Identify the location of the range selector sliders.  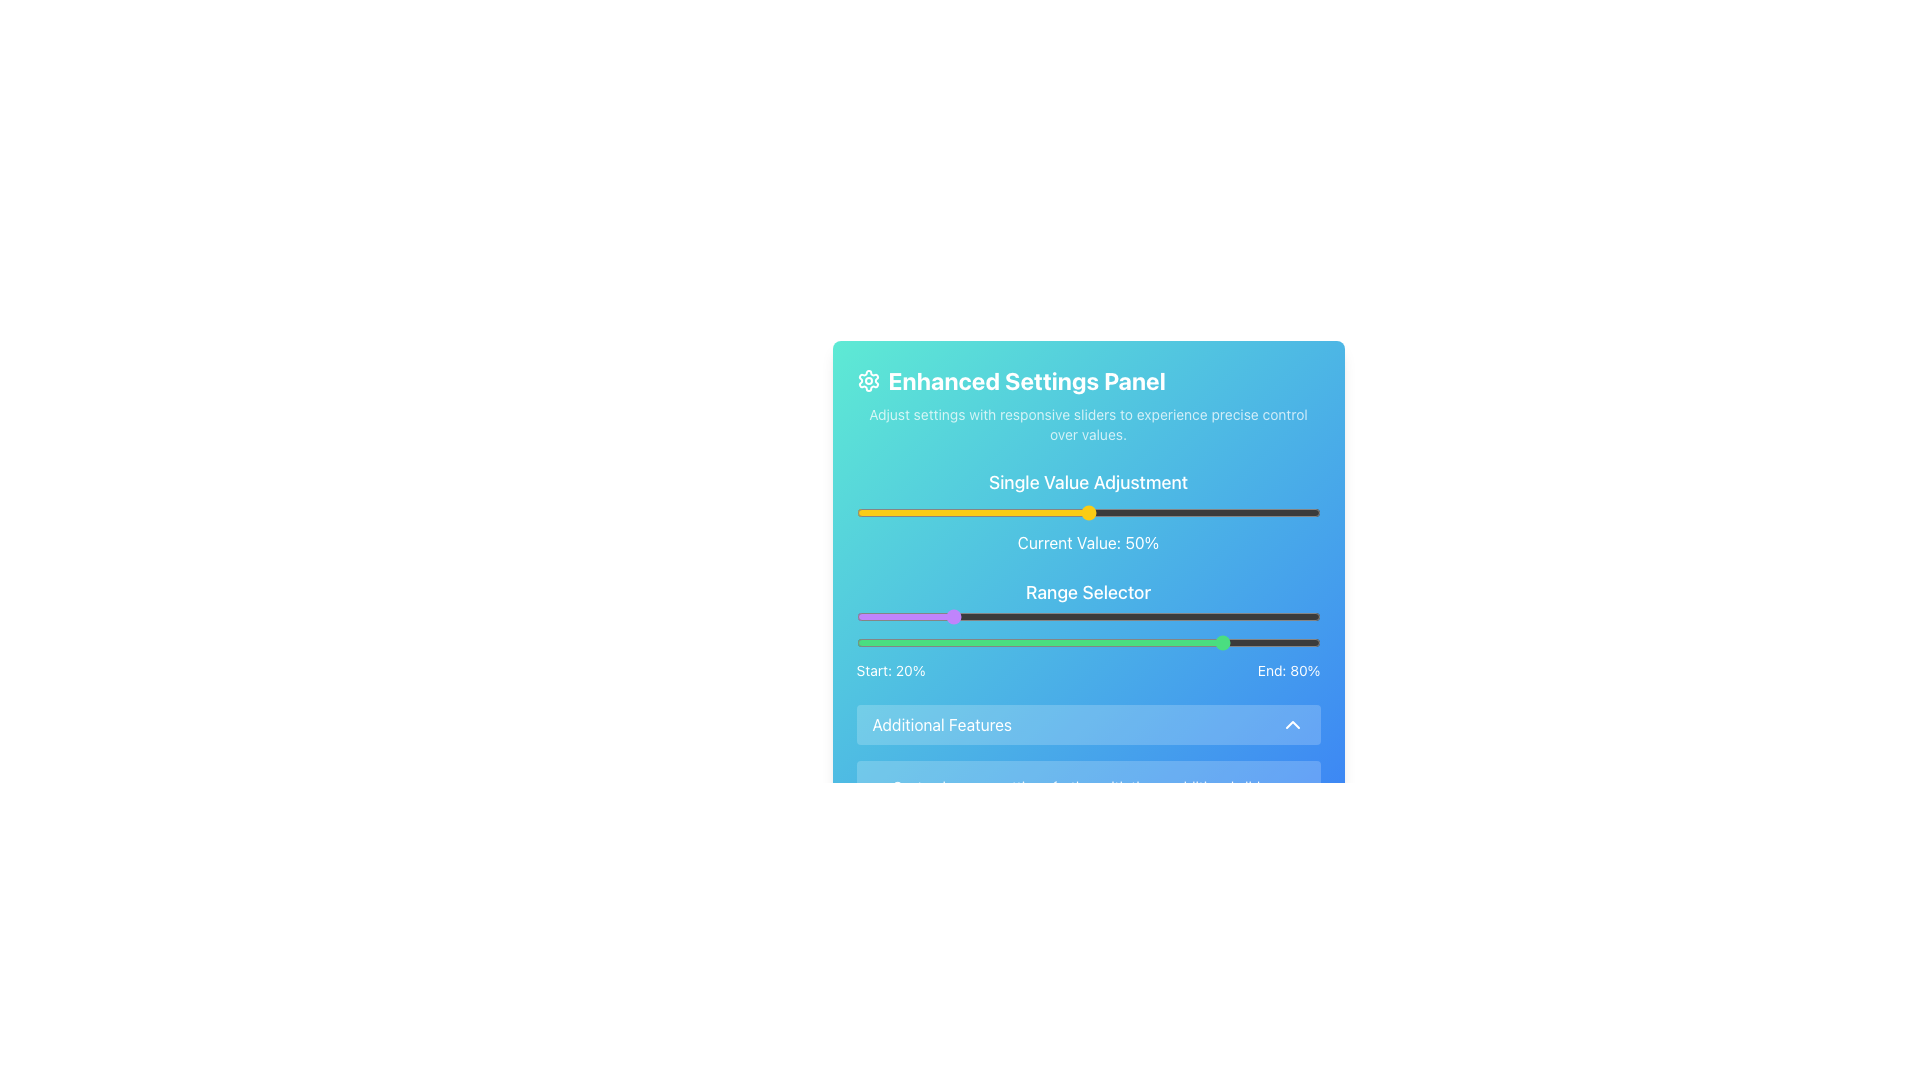
(1000, 616).